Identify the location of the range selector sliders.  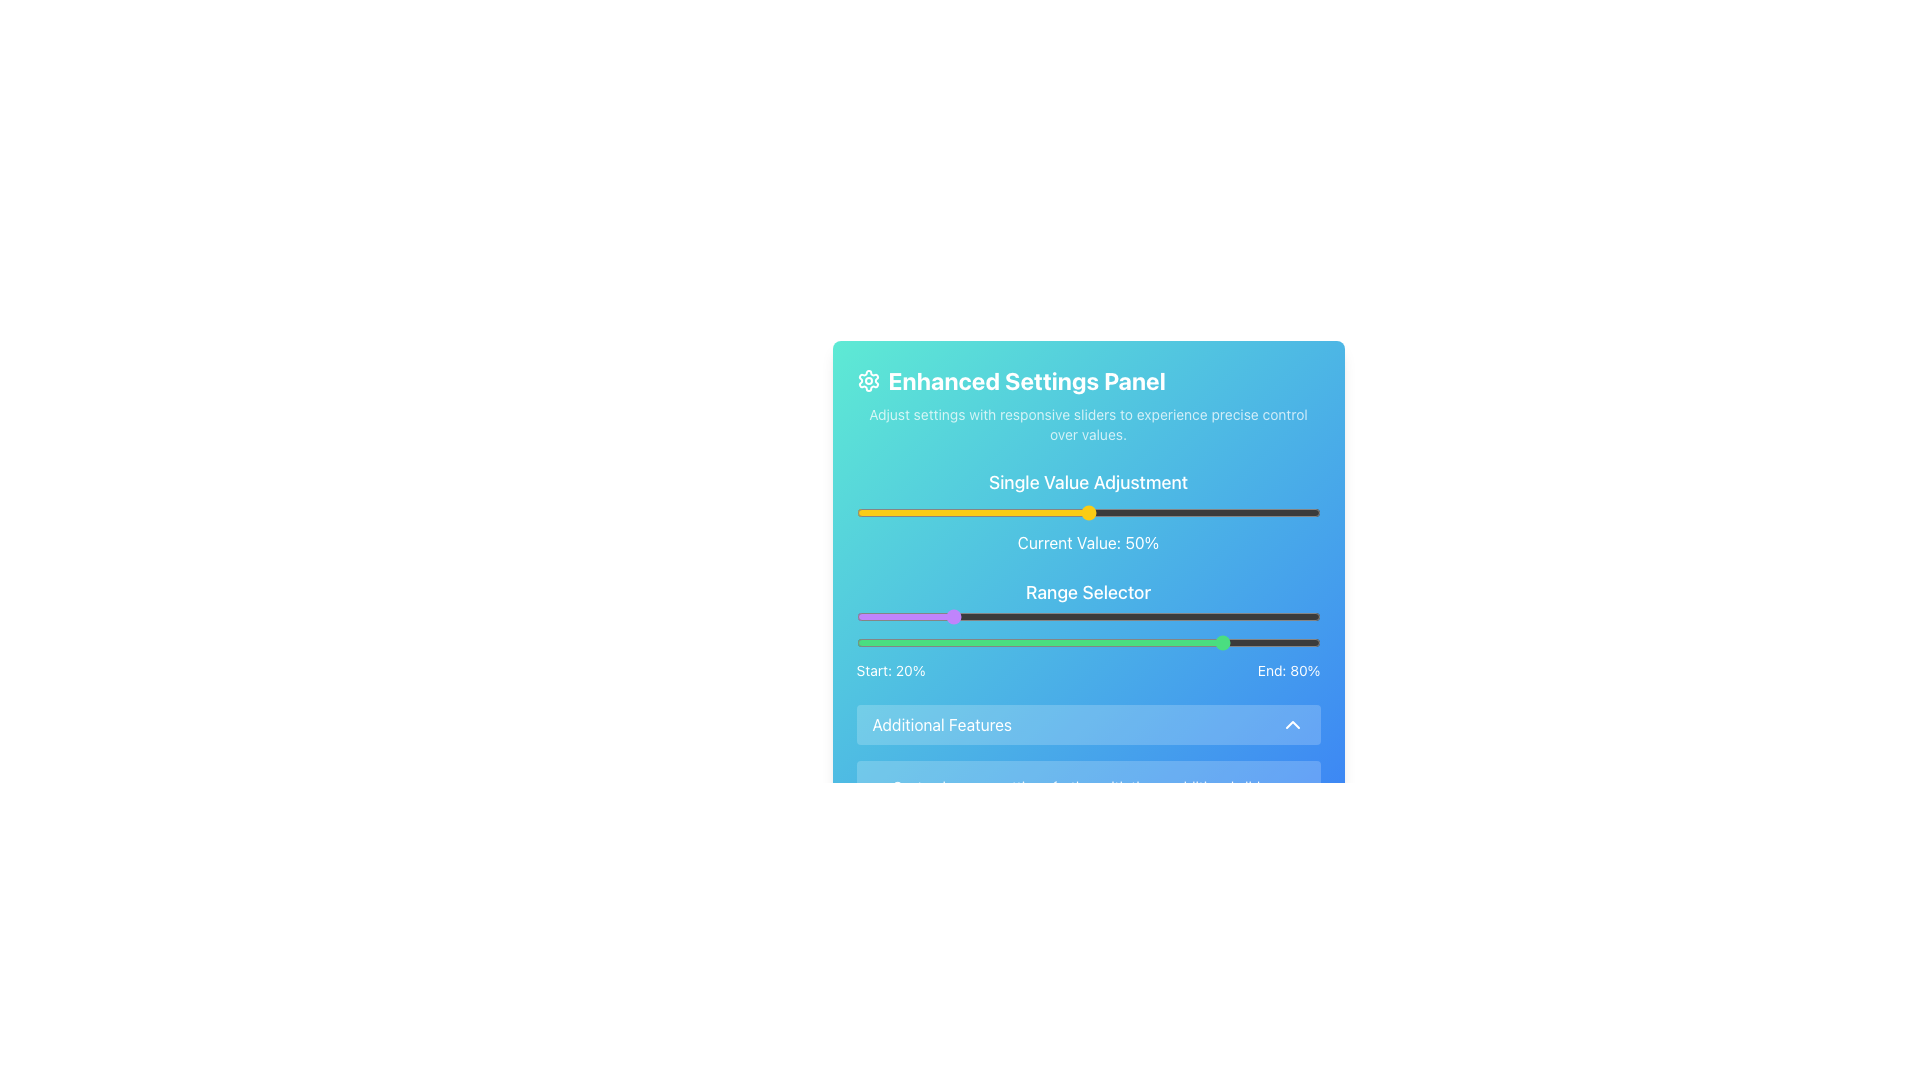
(1000, 616).